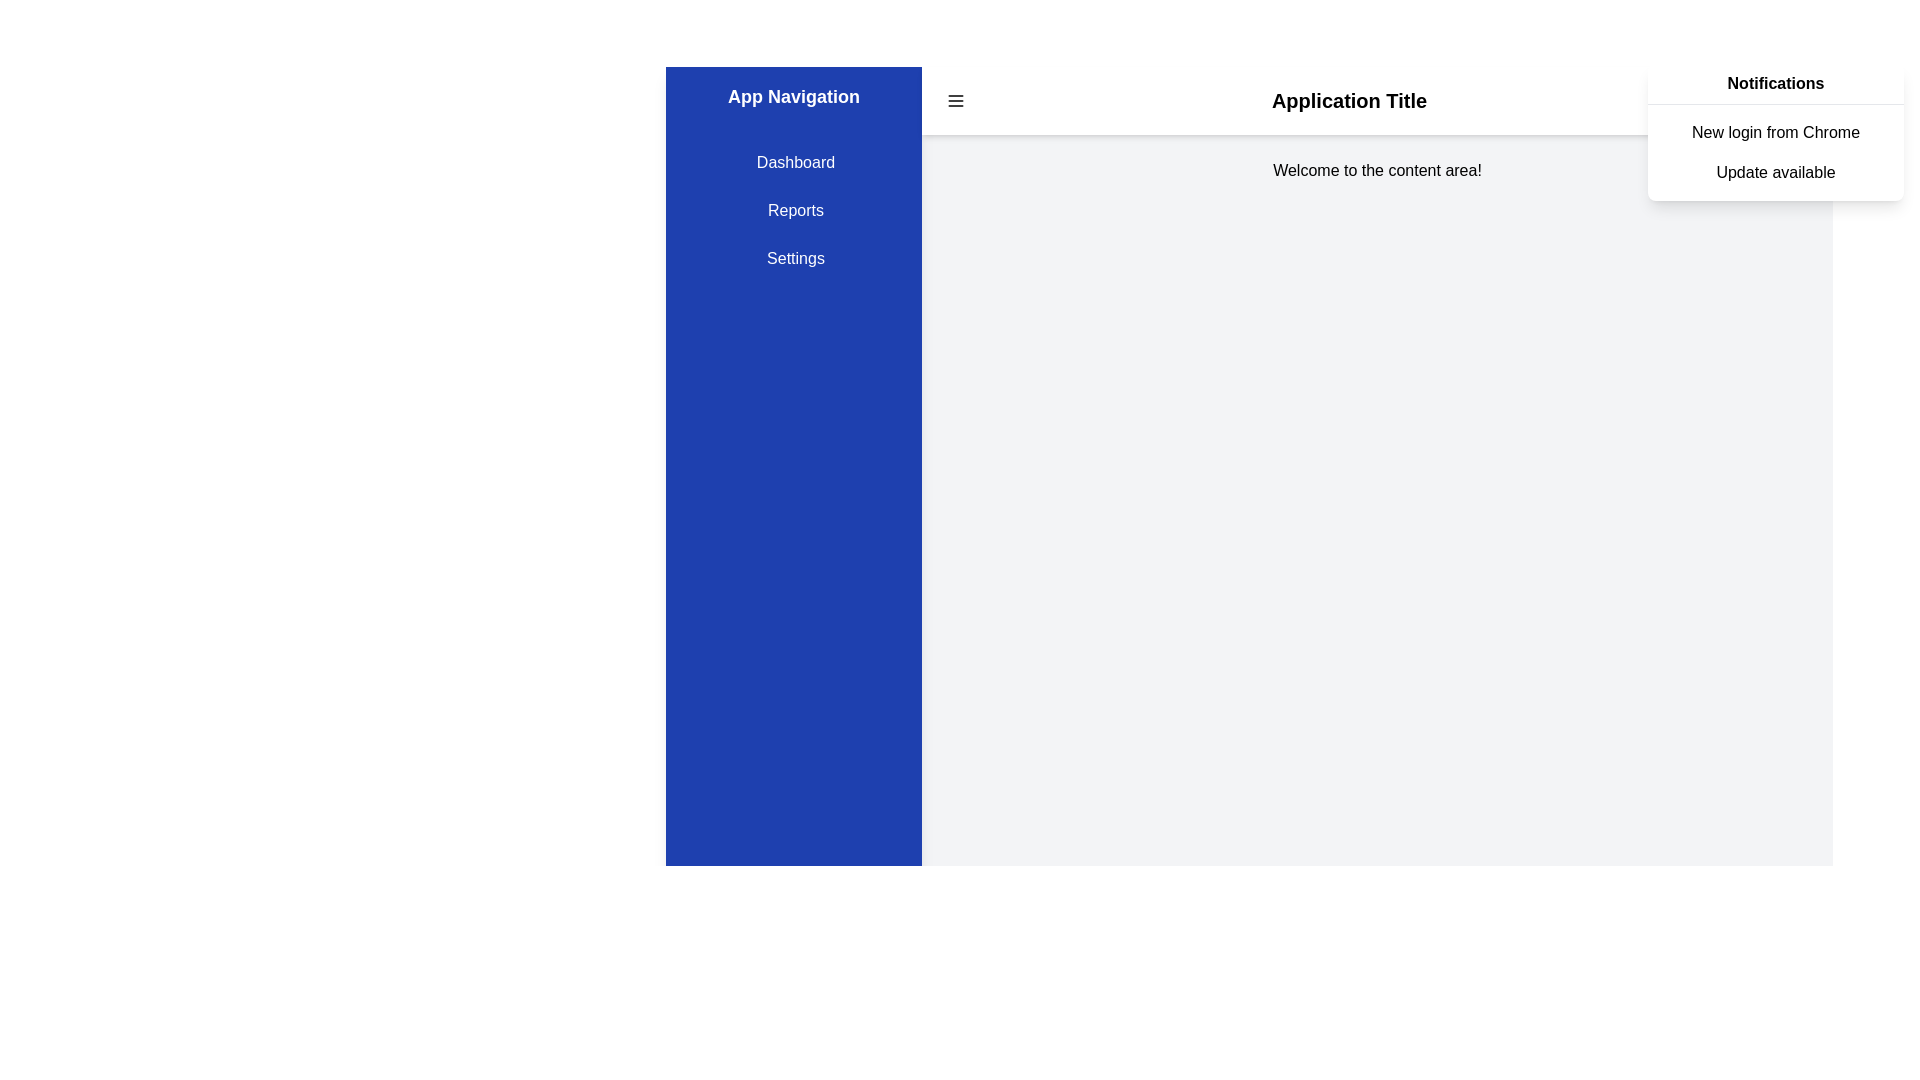 This screenshot has height=1080, width=1920. I want to click on the static text label 'App Navigation' which is styled in bold and positioned at the top of the sidebar area, so click(792, 96).